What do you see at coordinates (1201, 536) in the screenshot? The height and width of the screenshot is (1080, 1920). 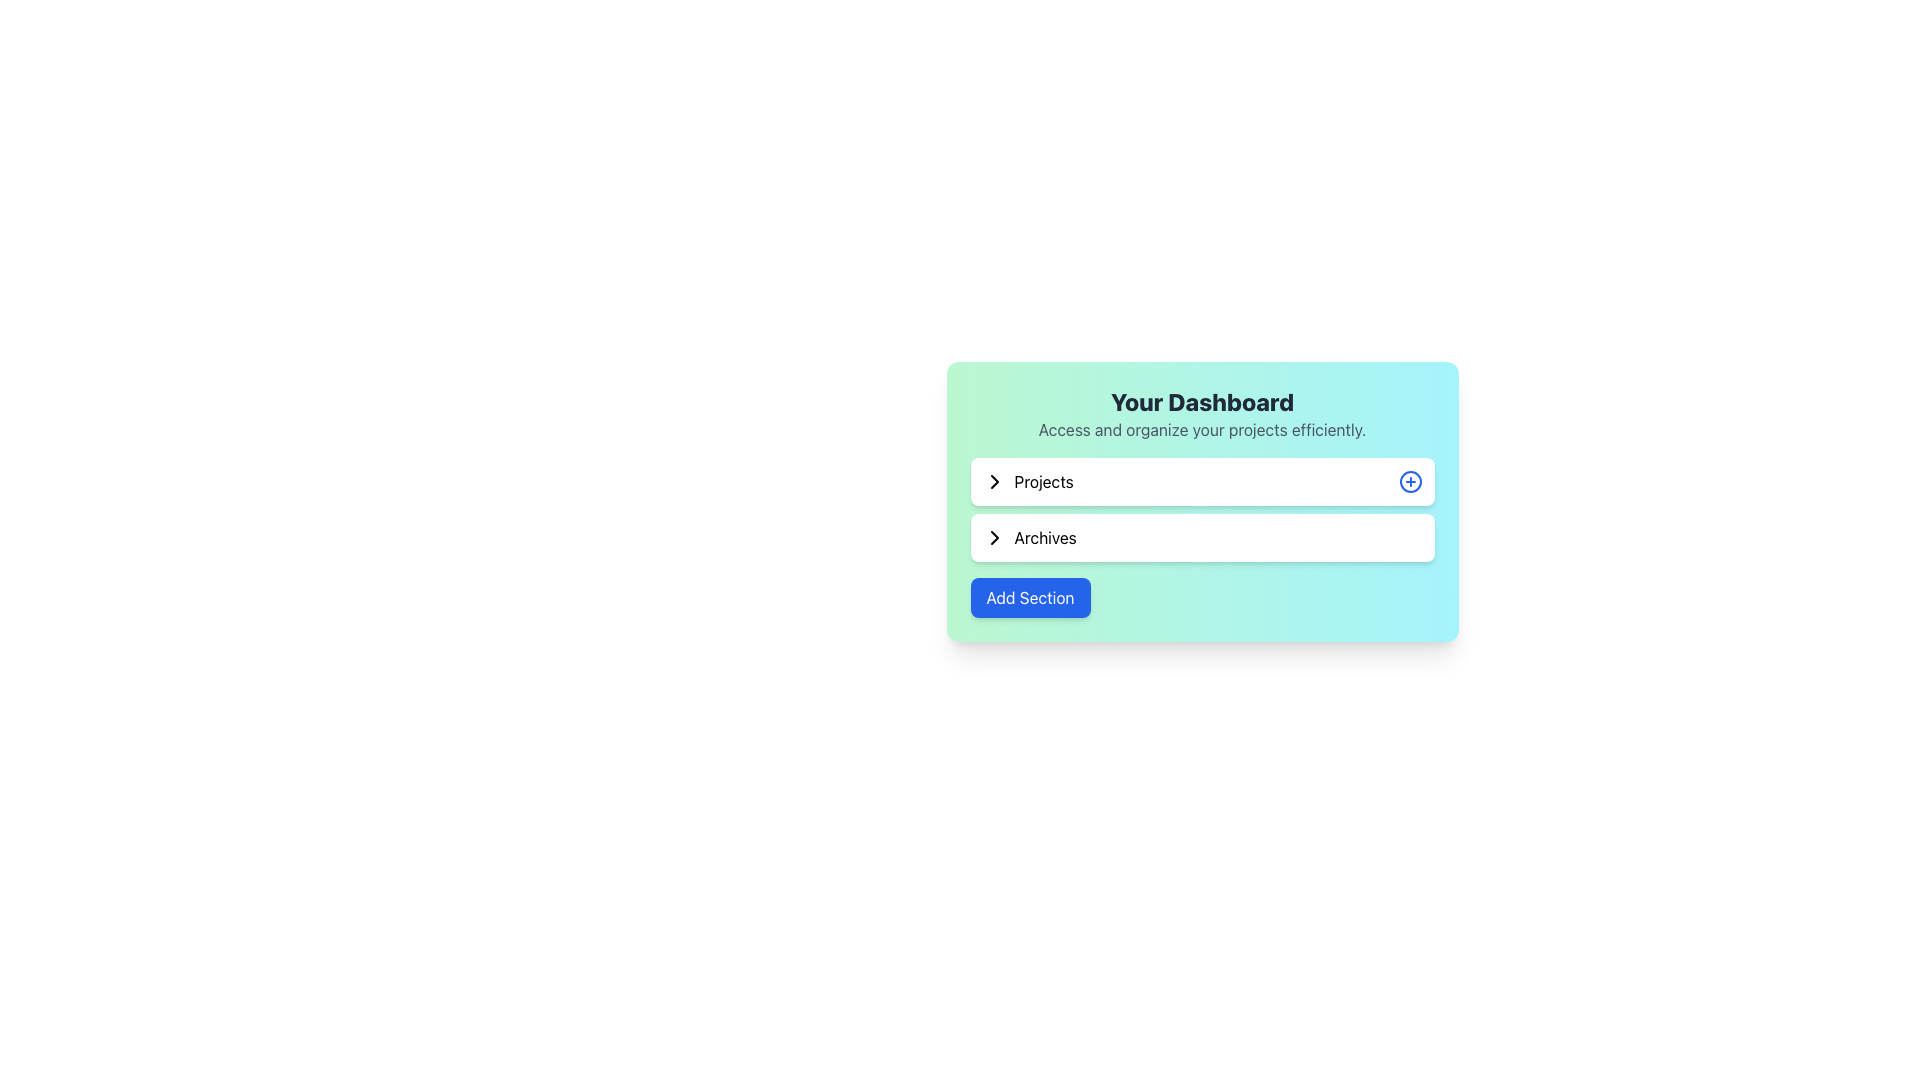 I see `the second item in the vertical list under the 'Projects' section in the 'Your Dashboard' card` at bounding box center [1201, 536].